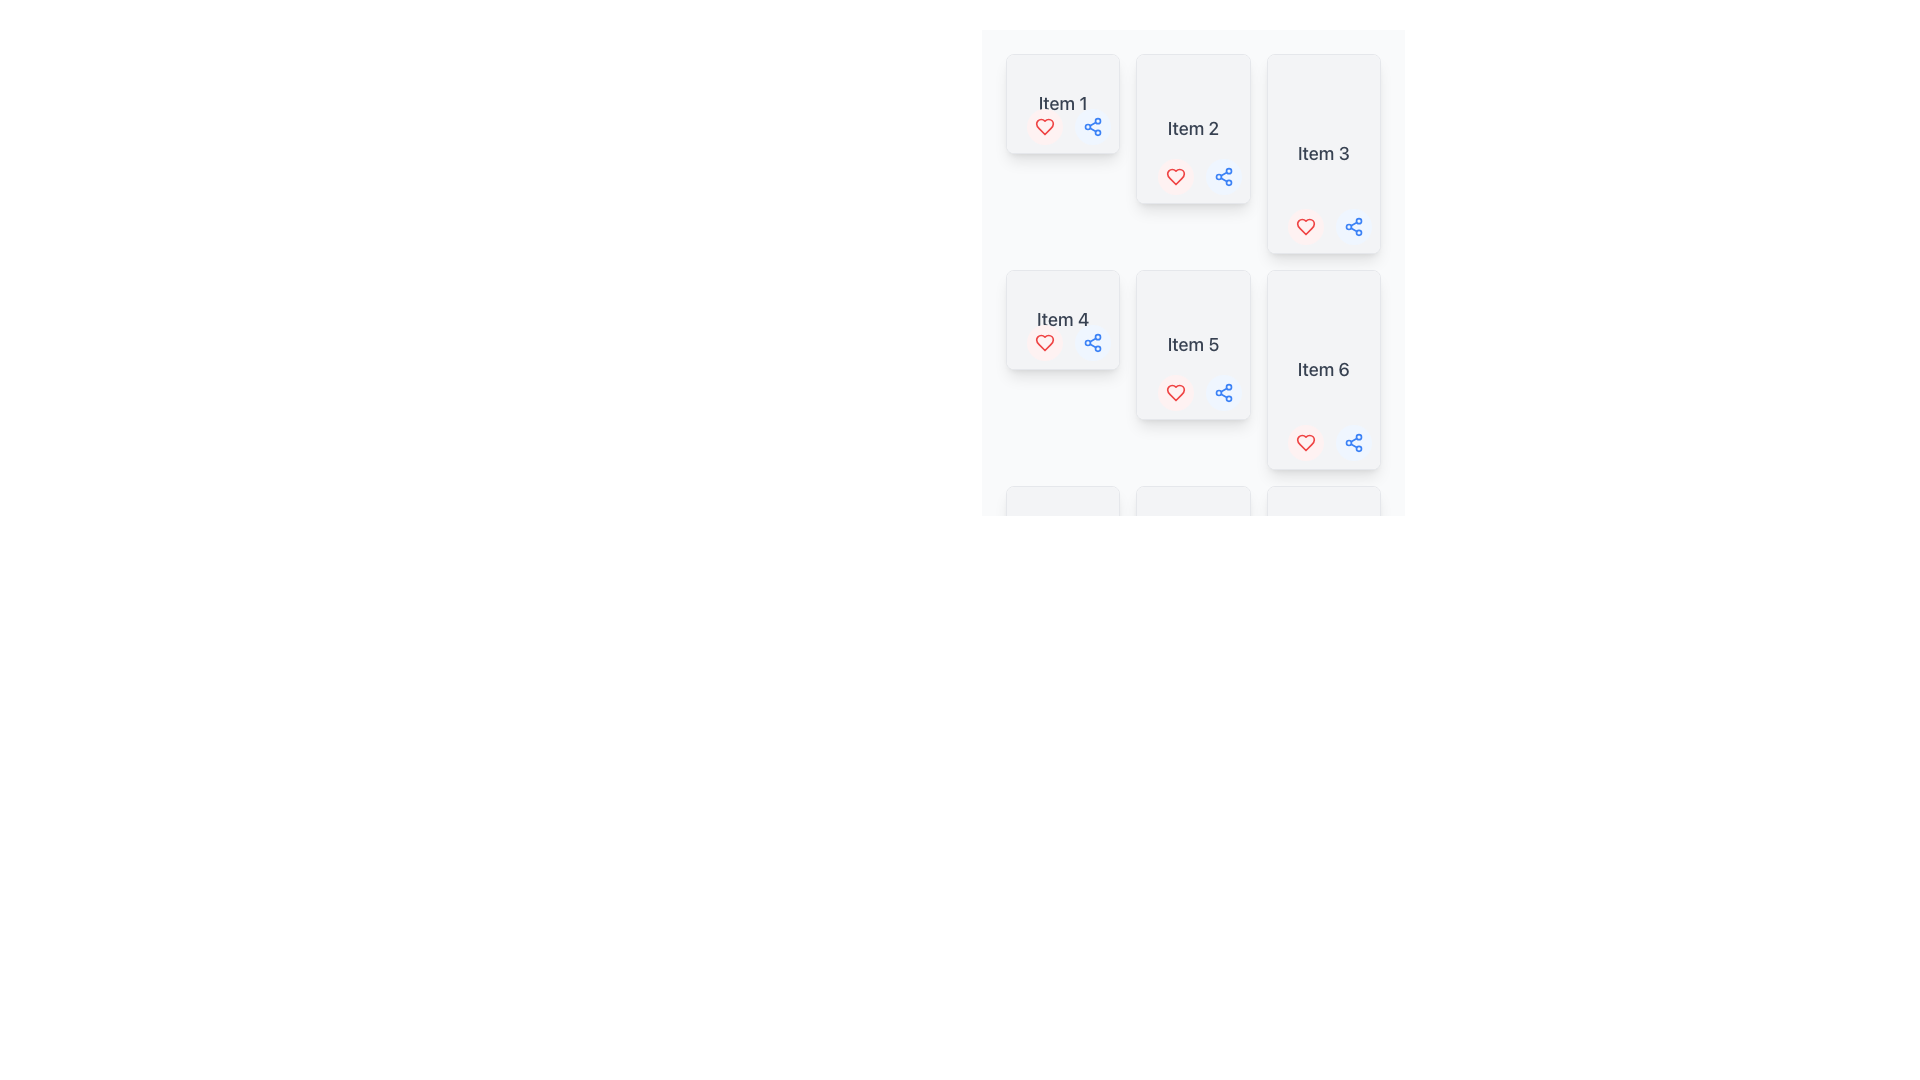 Image resolution: width=1920 pixels, height=1080 pixels. Describe the element at coordinates (1323, 153) in the screenshot. I see `the interactive card labeled 'Item 3' in the grid layout, which is located in the first row and third column of the grid` at that location.